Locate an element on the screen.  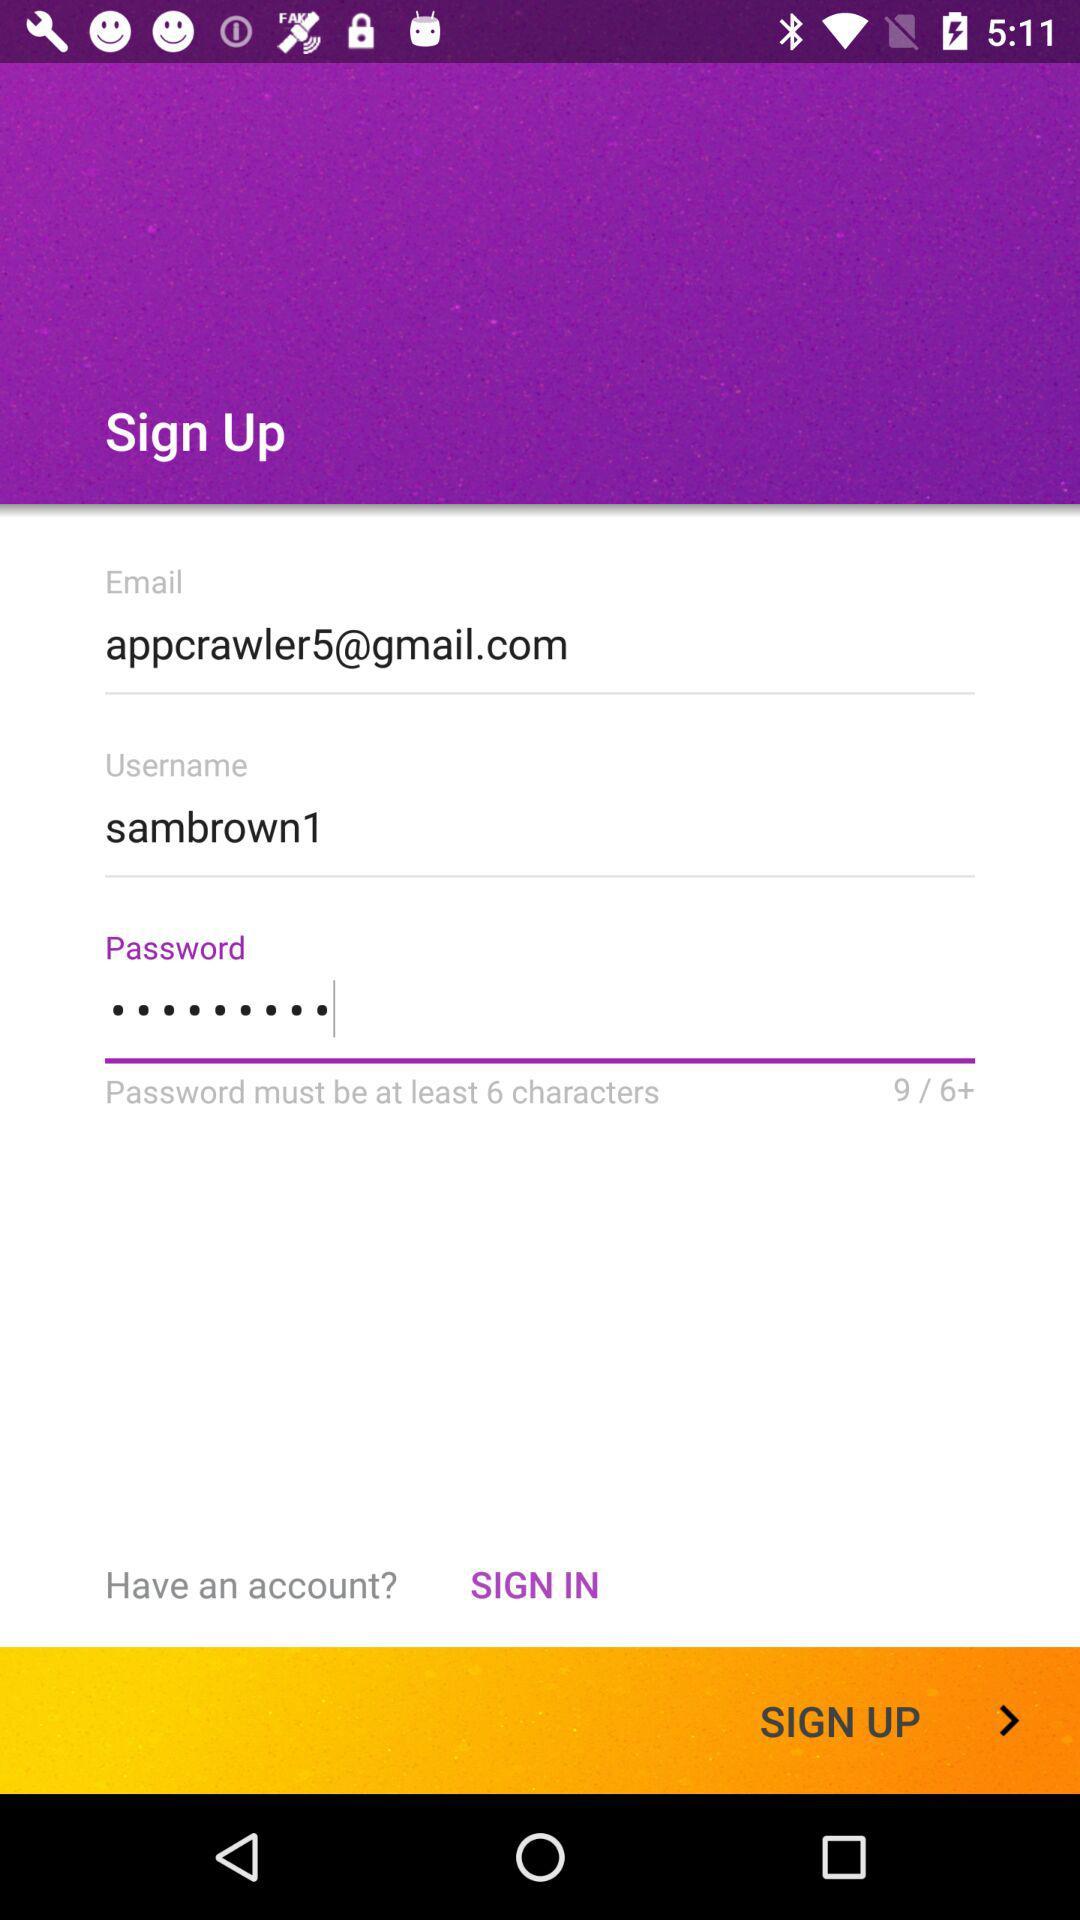
the crowd3116 is located at coordinates (540, 1021).